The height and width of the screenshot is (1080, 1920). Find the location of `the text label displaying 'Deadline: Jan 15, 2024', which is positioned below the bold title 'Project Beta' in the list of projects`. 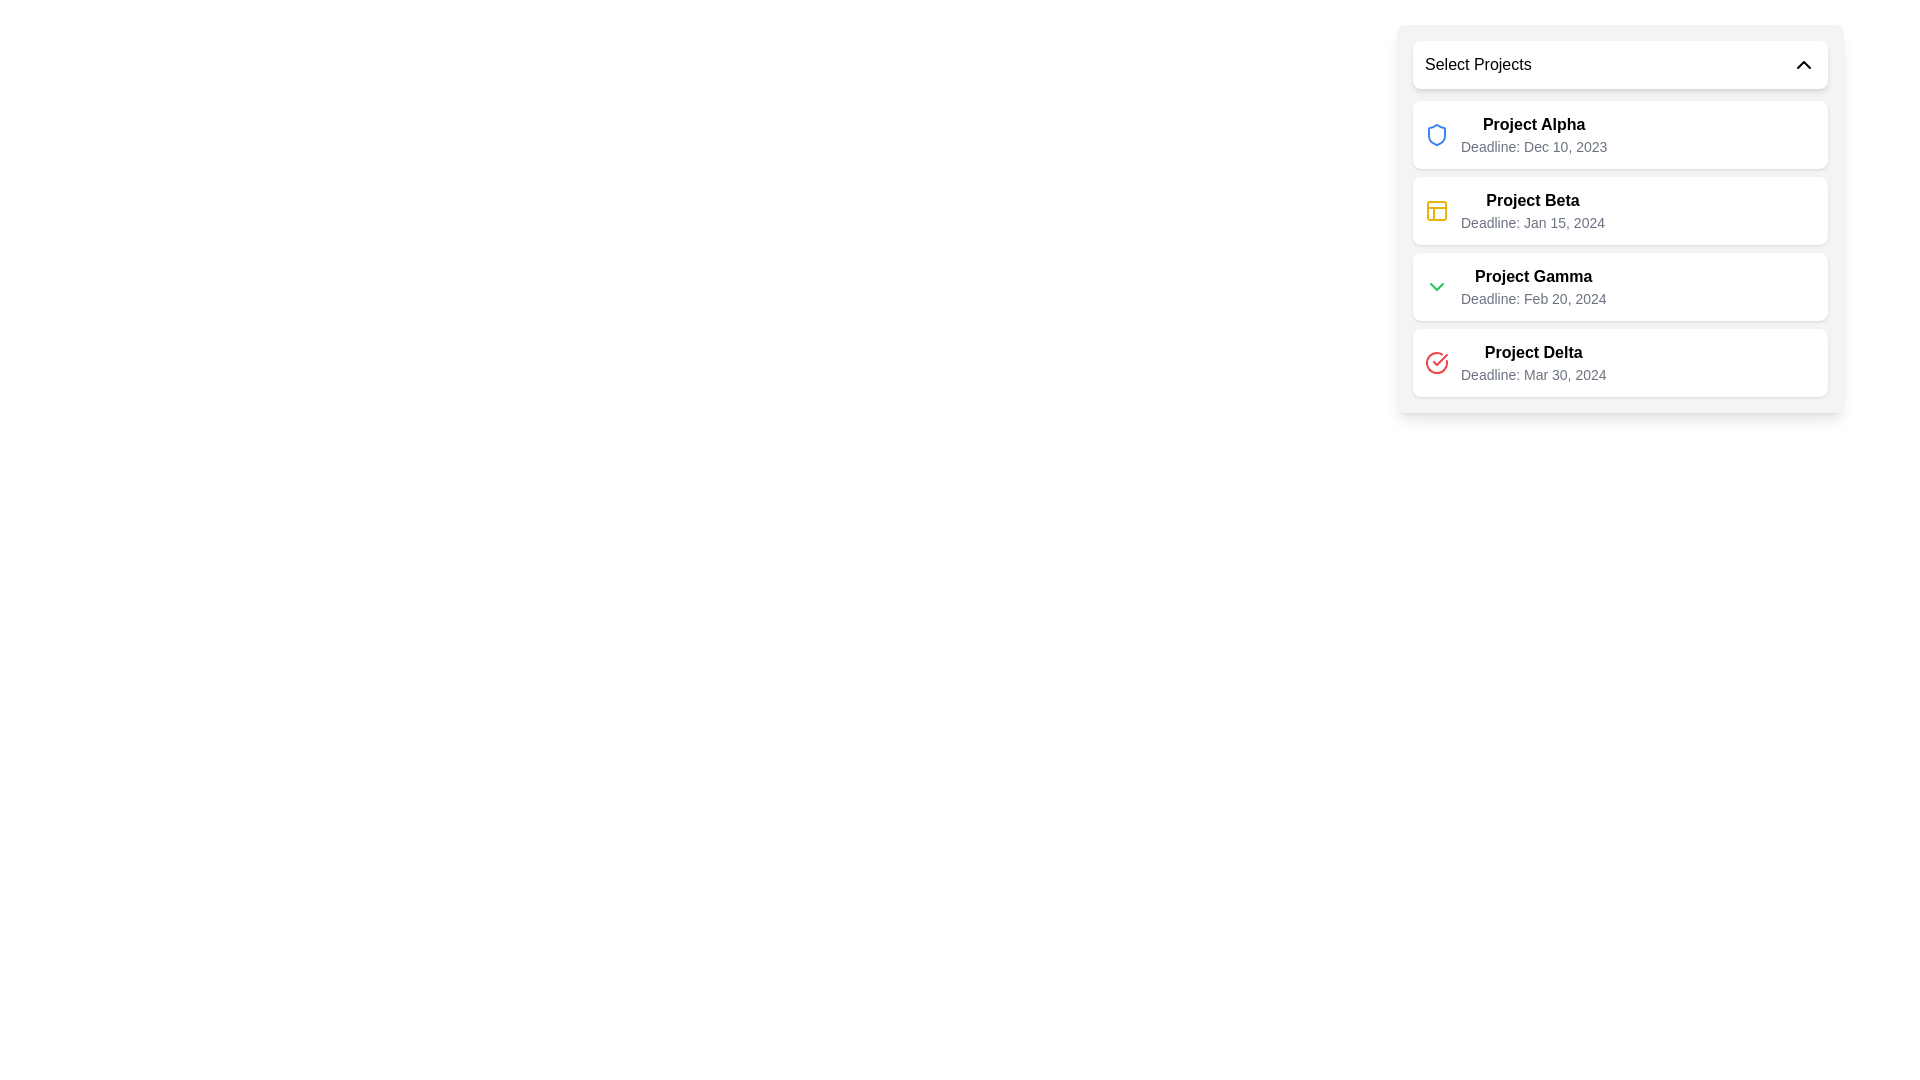

the text label displaying 'Deadline: Jan 15, 2024', which is positioned below the bold title 'Project Beta' in the list of projects is located at coordinates (1531, 223).